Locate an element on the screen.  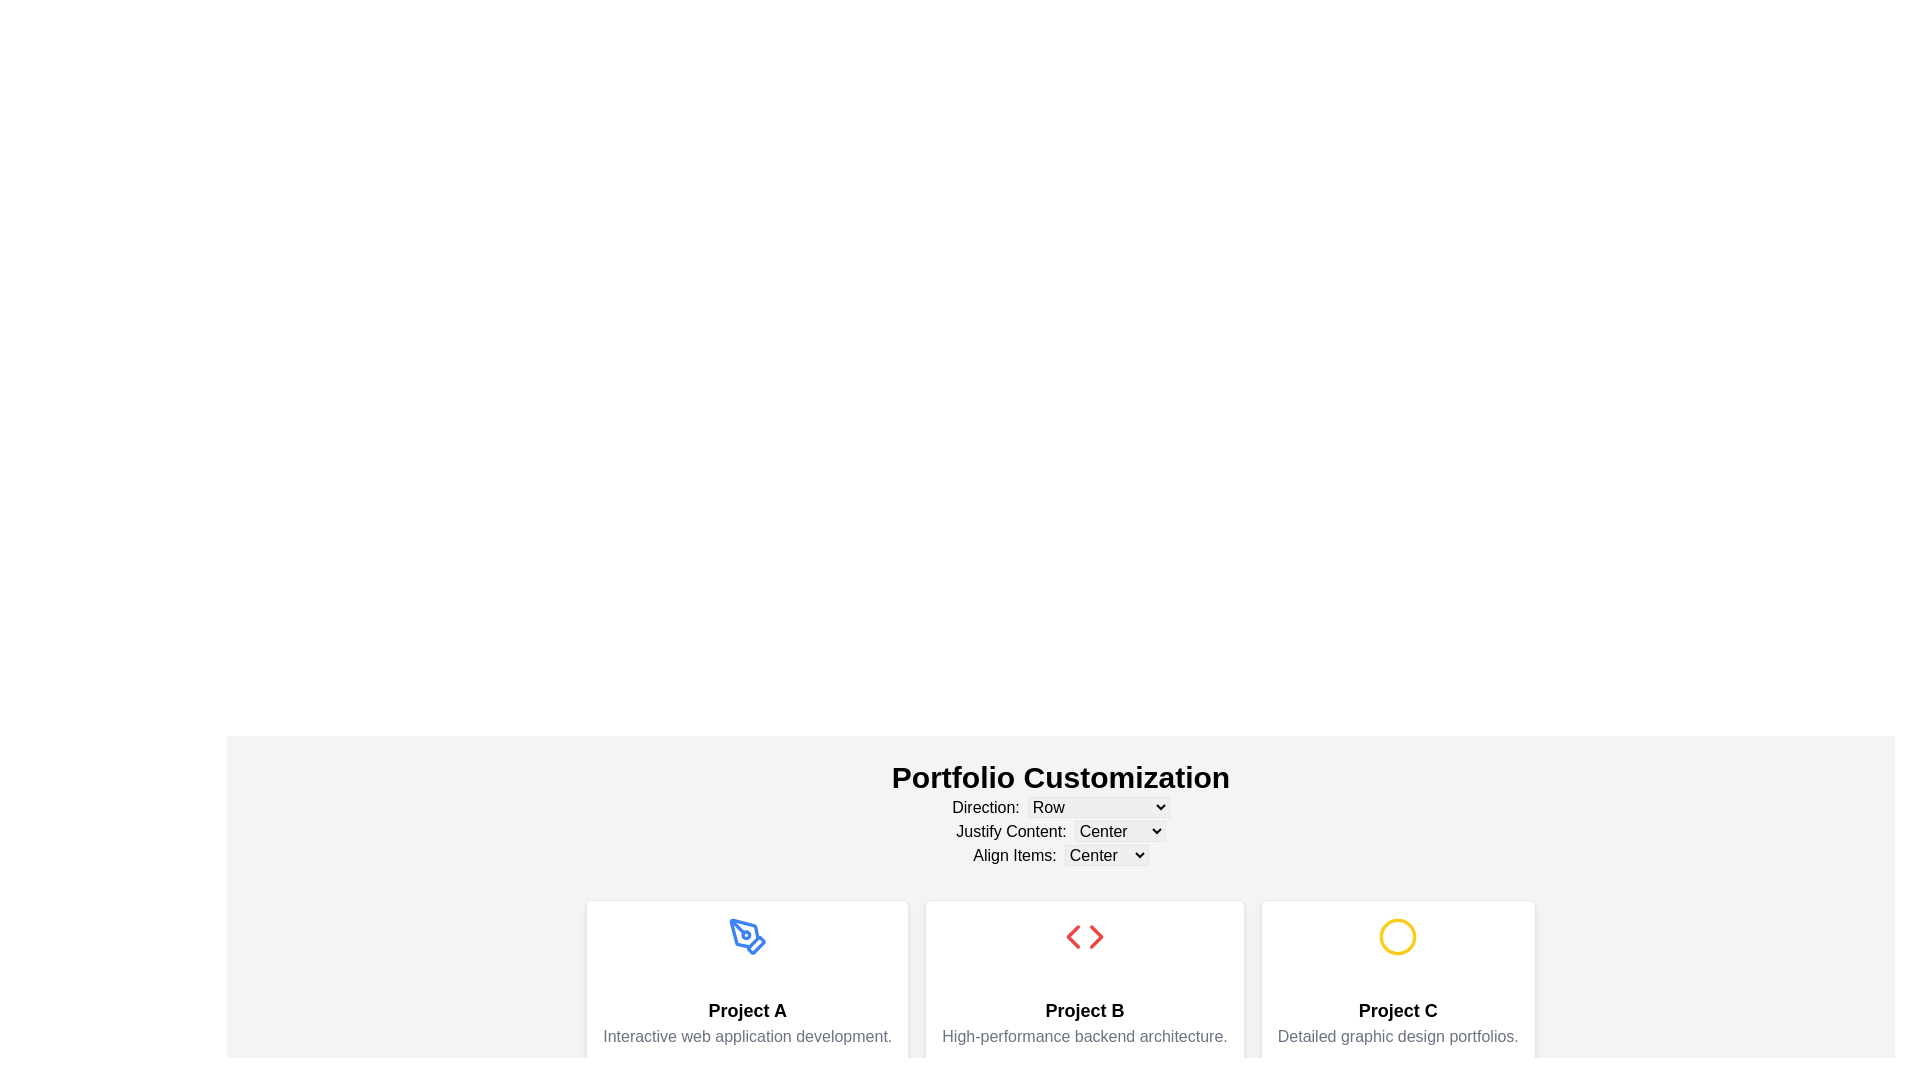
the blue stylized pen tool icon embedded within a circular frame, located above the 'Project A' section is located at coordinates (743, 933).